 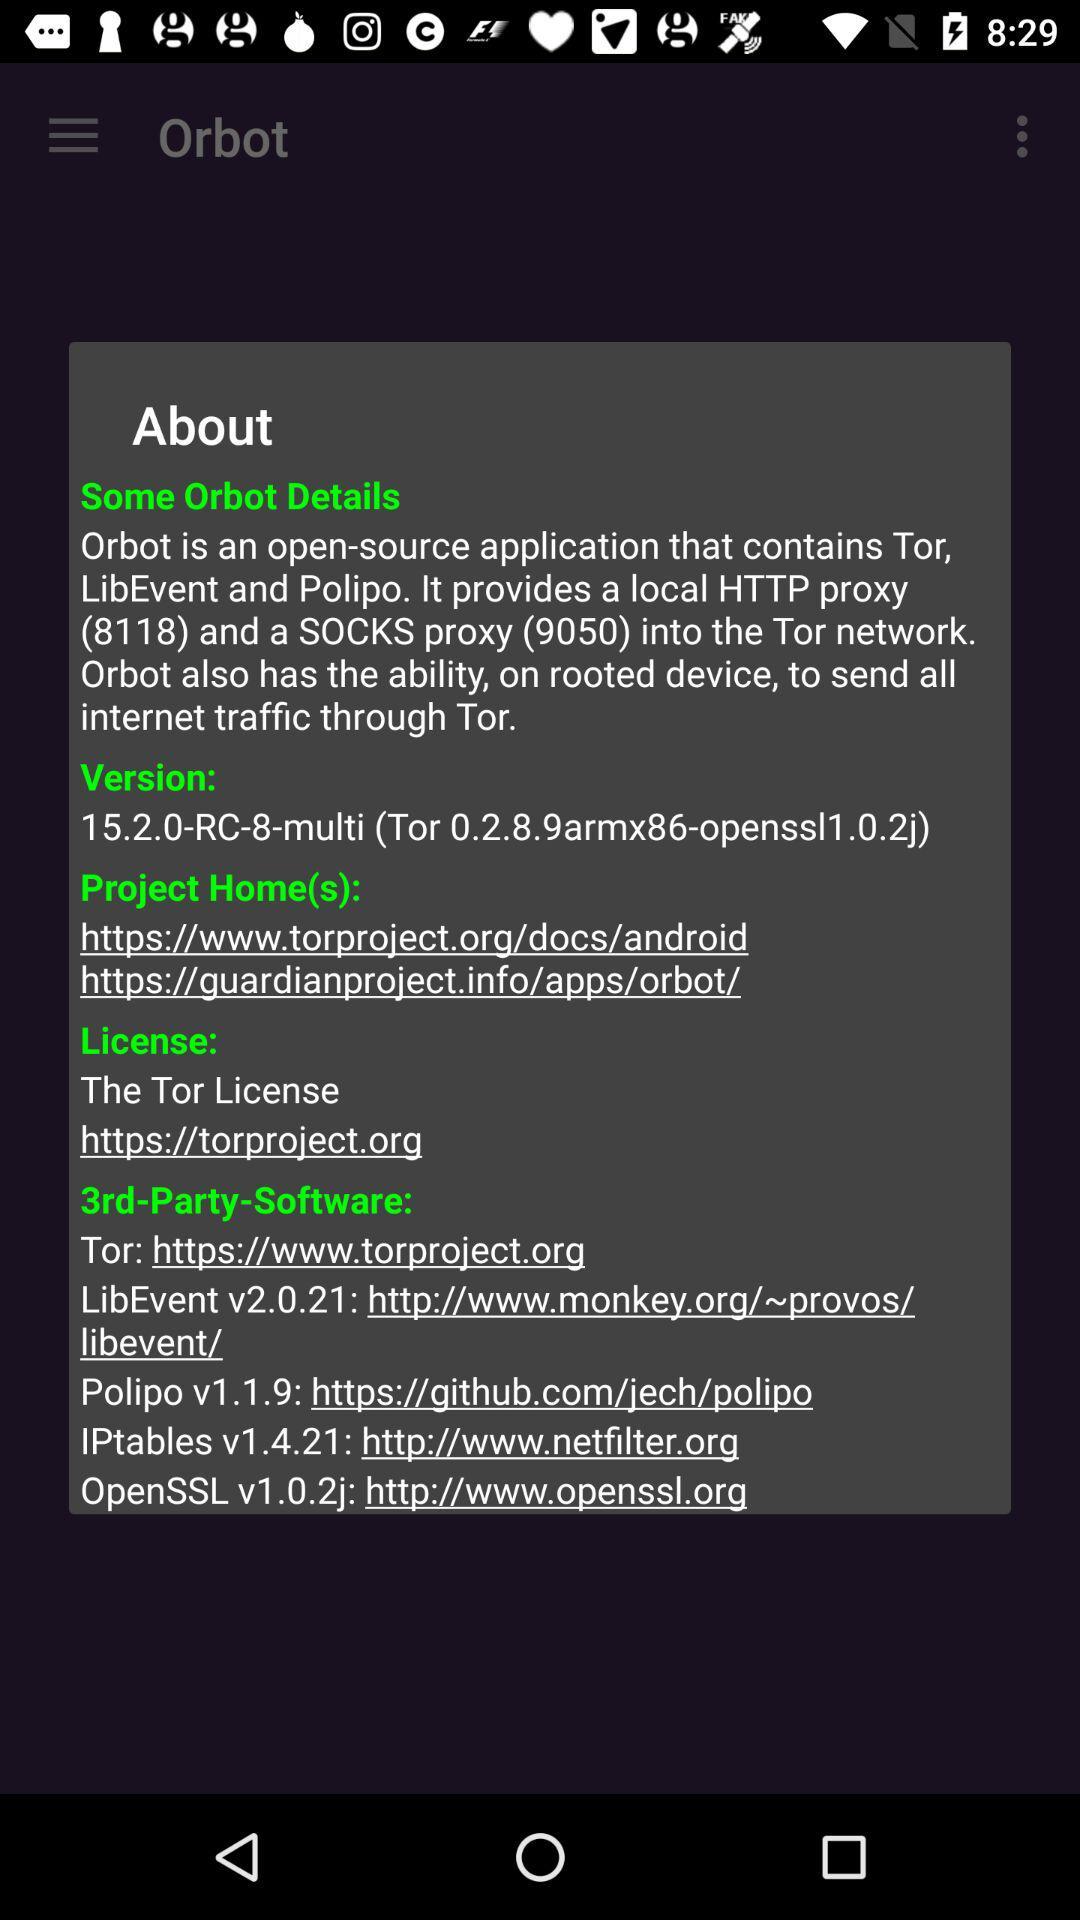 What do you see at coordinates (540, 1440) in the screenshot?
I see `the iptables v1 4` at bounding box center [540, 1440].